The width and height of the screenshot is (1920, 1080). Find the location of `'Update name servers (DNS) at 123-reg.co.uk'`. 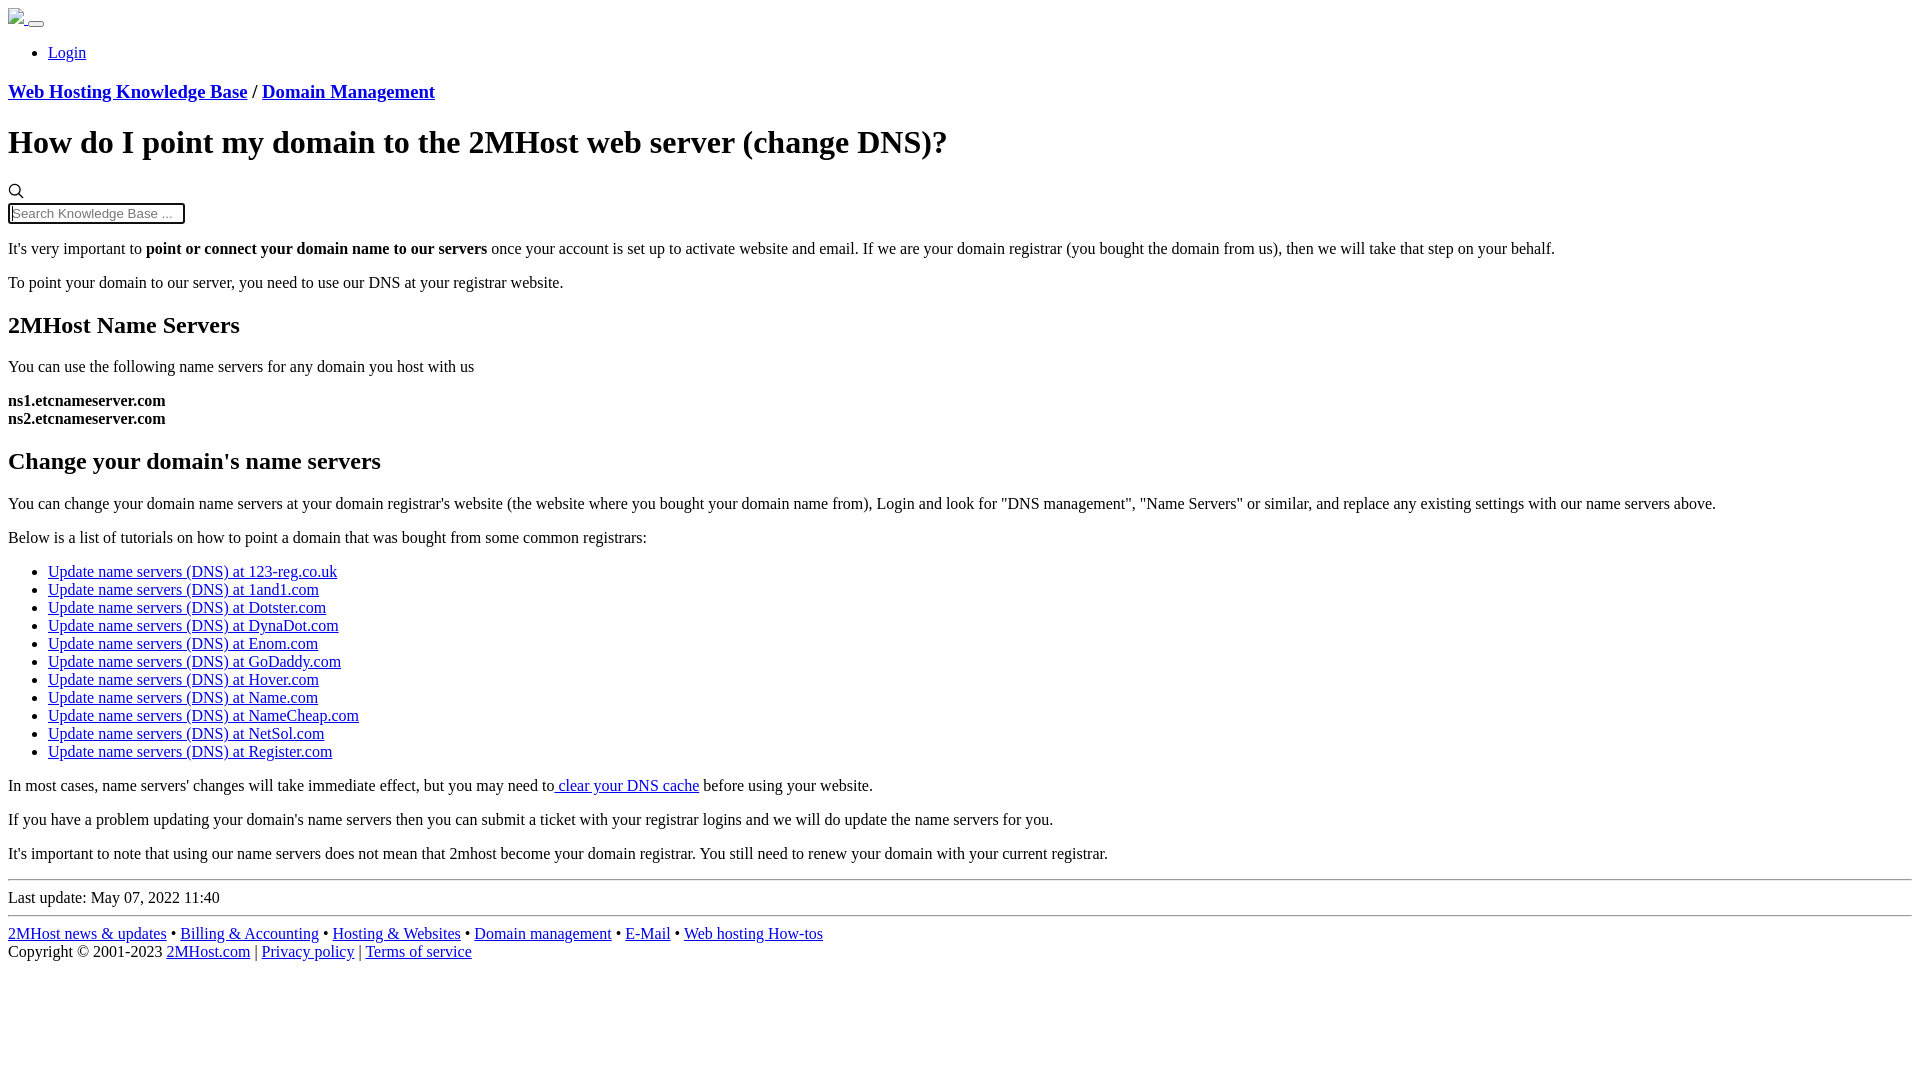

'Update name servers (DNS) at 123-reg.co.uk' is located at coordinates (192, 571).